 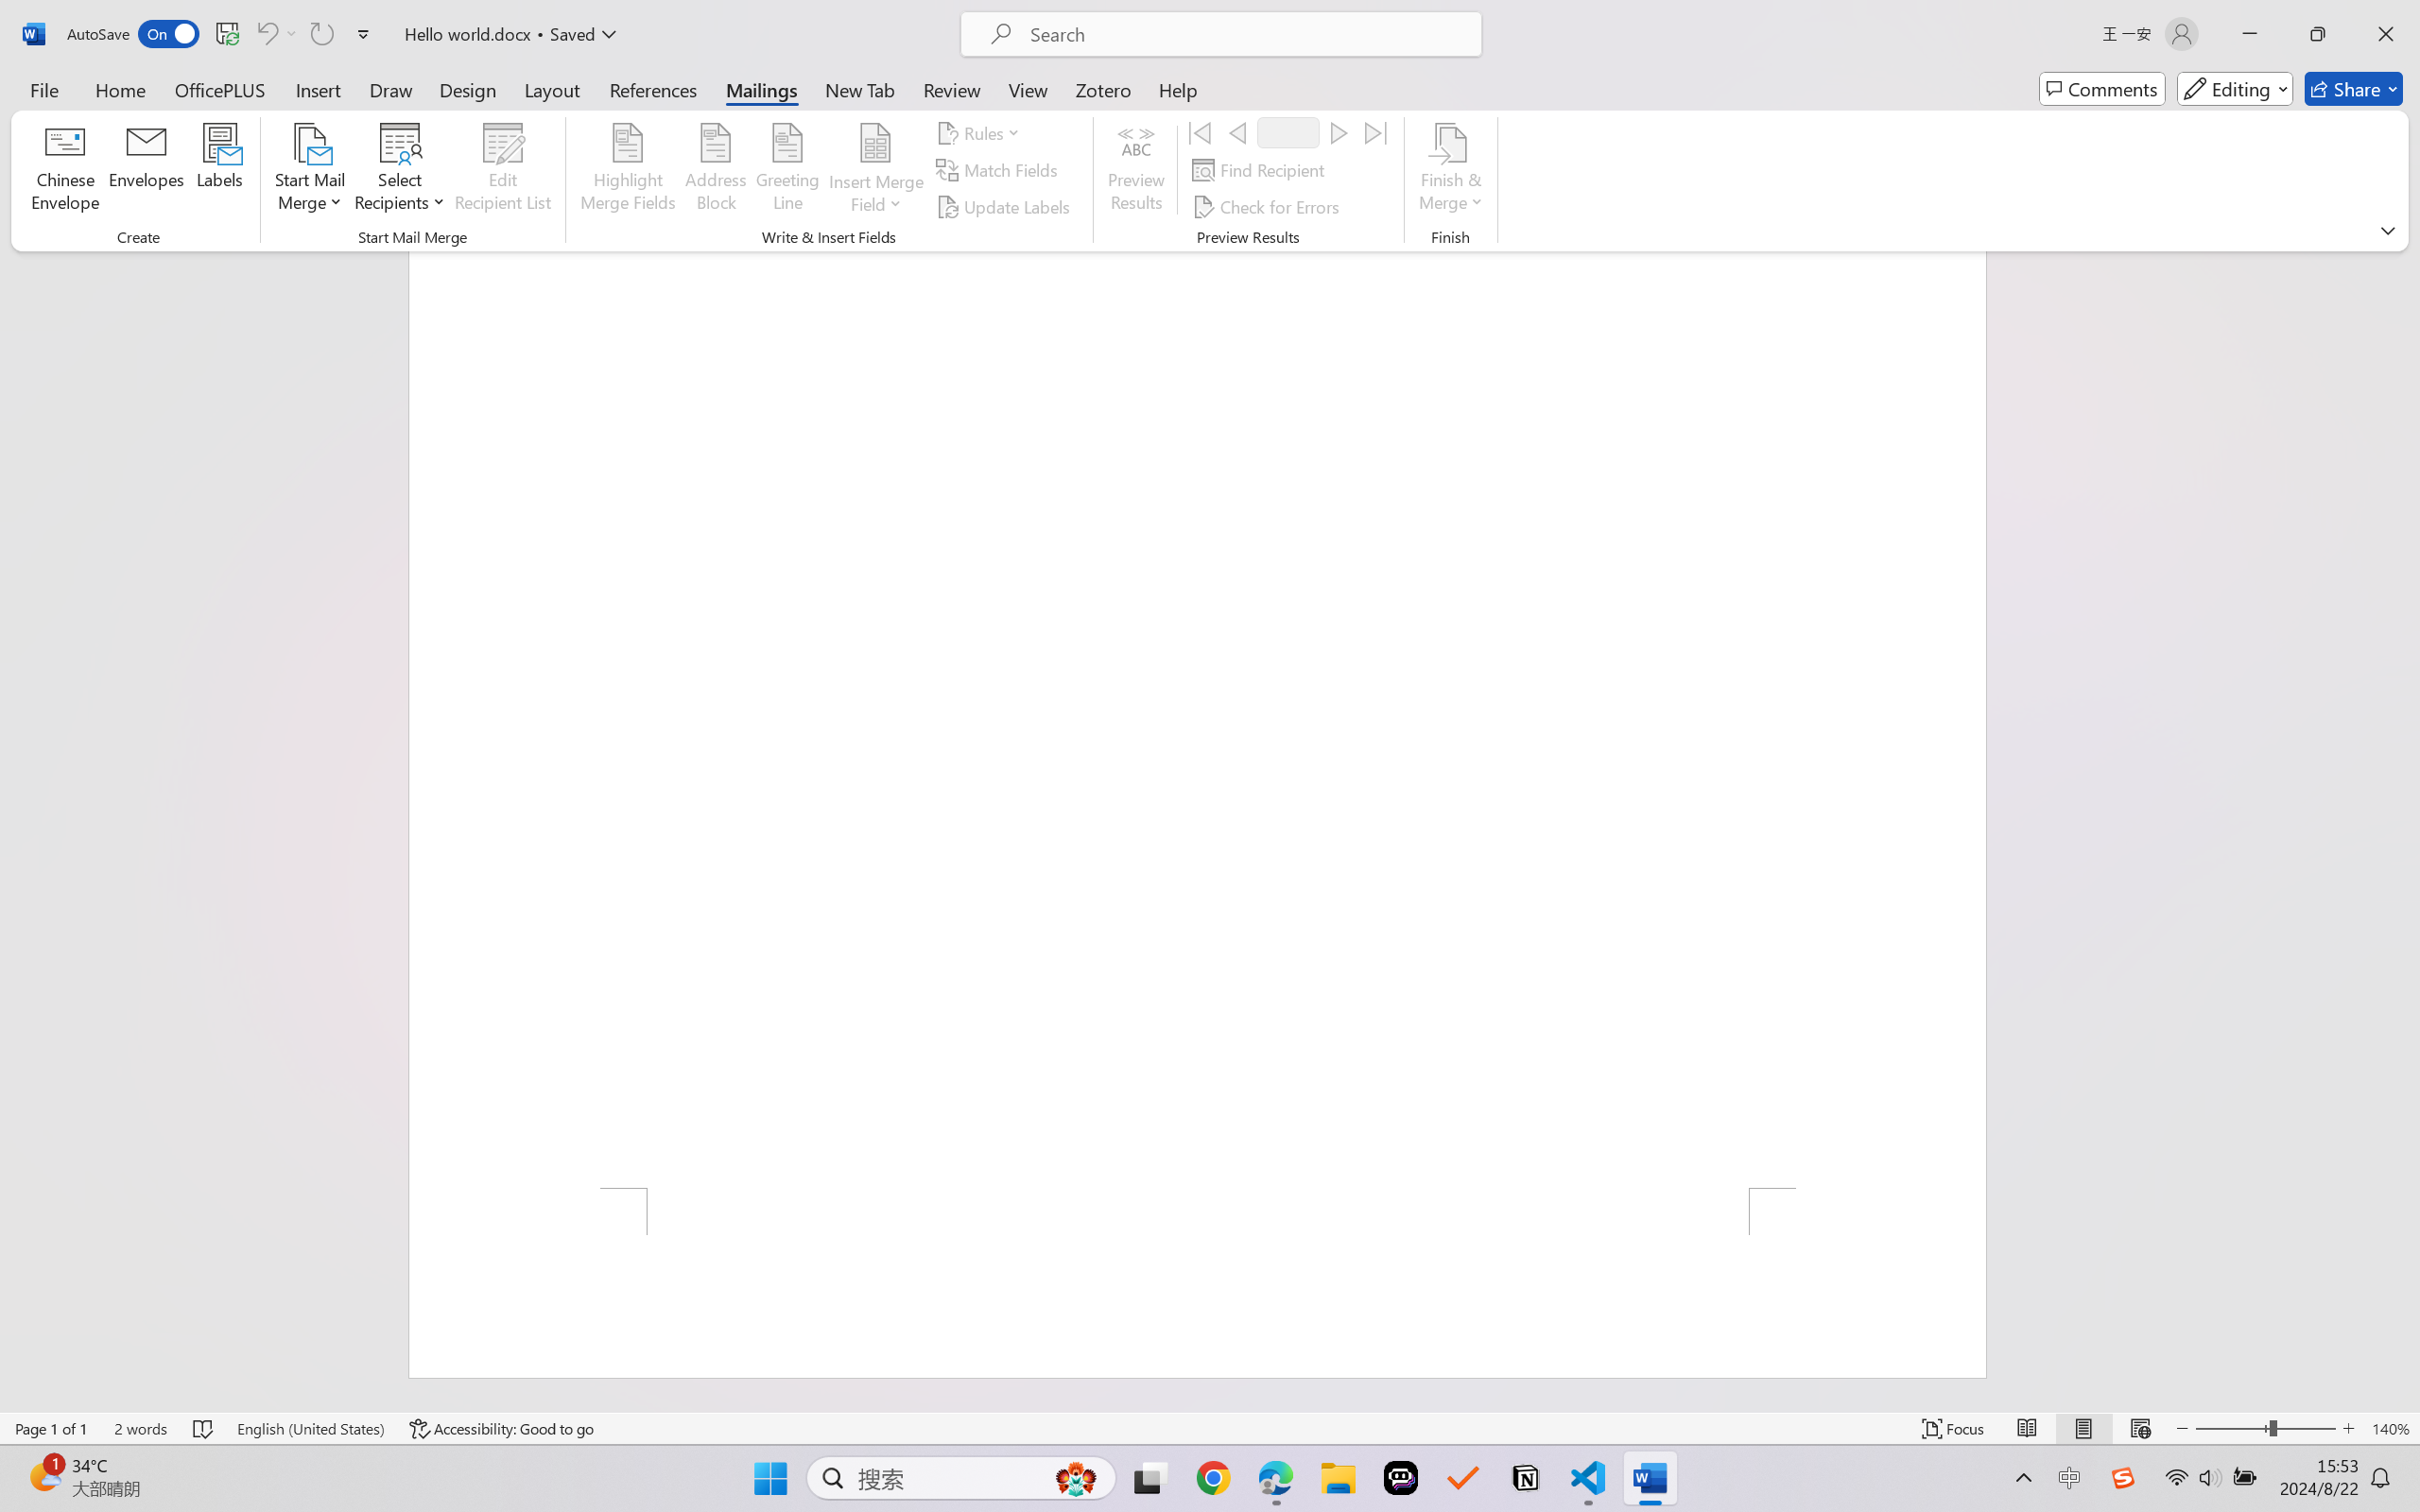 What do you see at coordinates (2102, 88) in the screenshot?
I see `'Comments'` at bounding box center [2102, 88].